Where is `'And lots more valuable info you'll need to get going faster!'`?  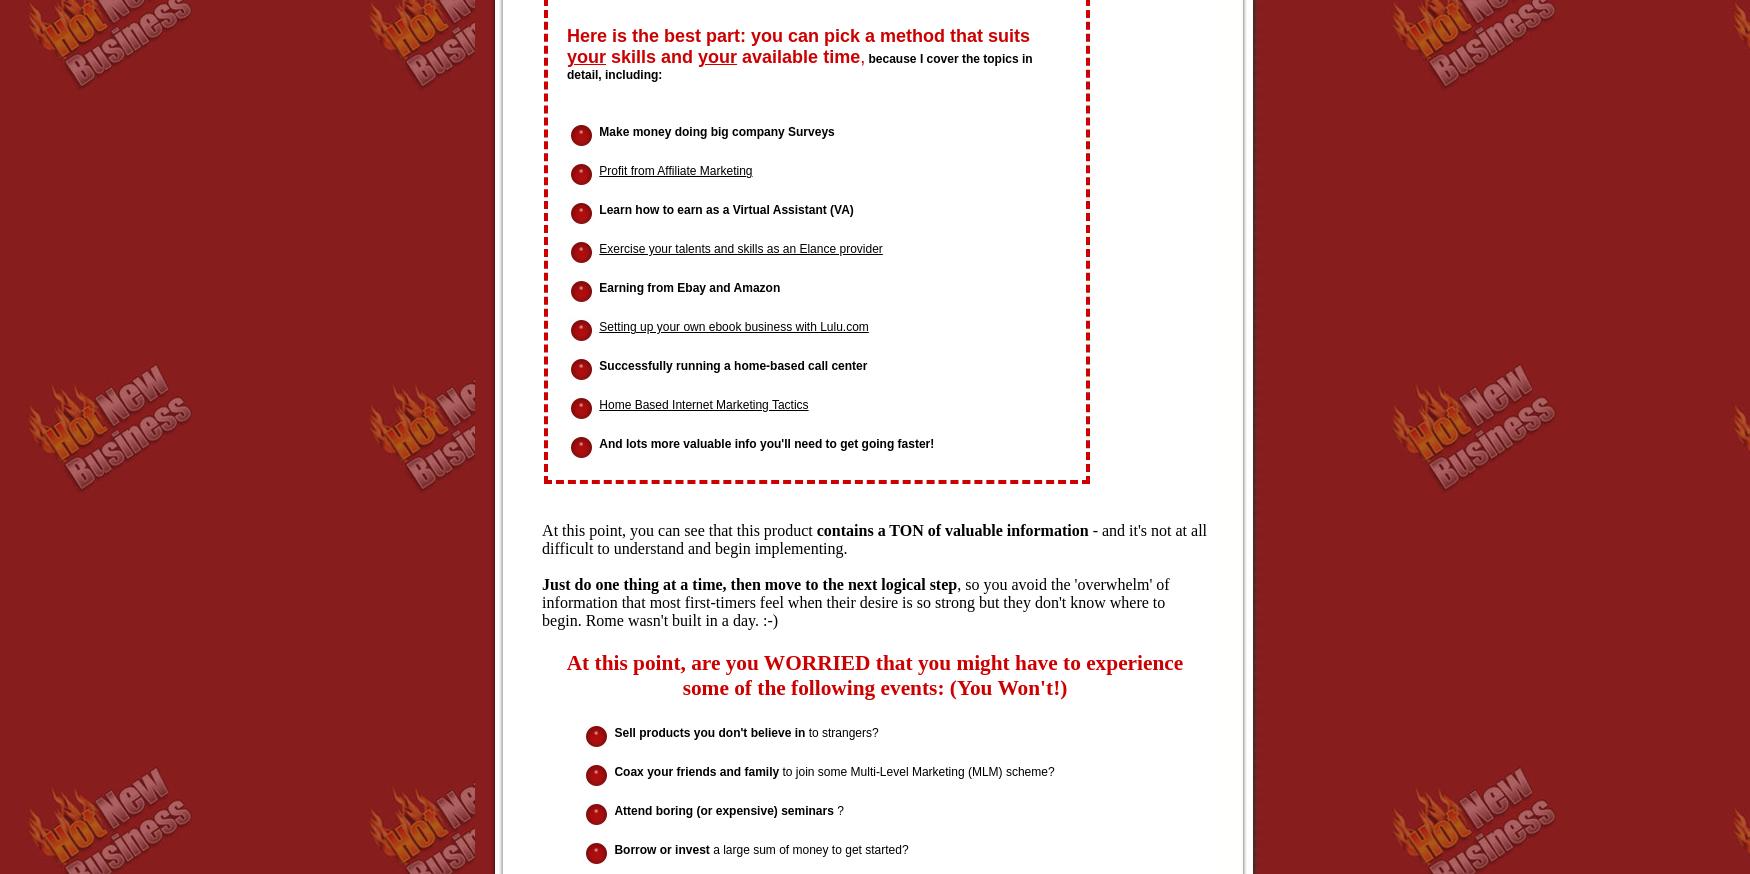 'And lots more valuable info you'll need to get going faster!' is located at coordinates (765, 442).